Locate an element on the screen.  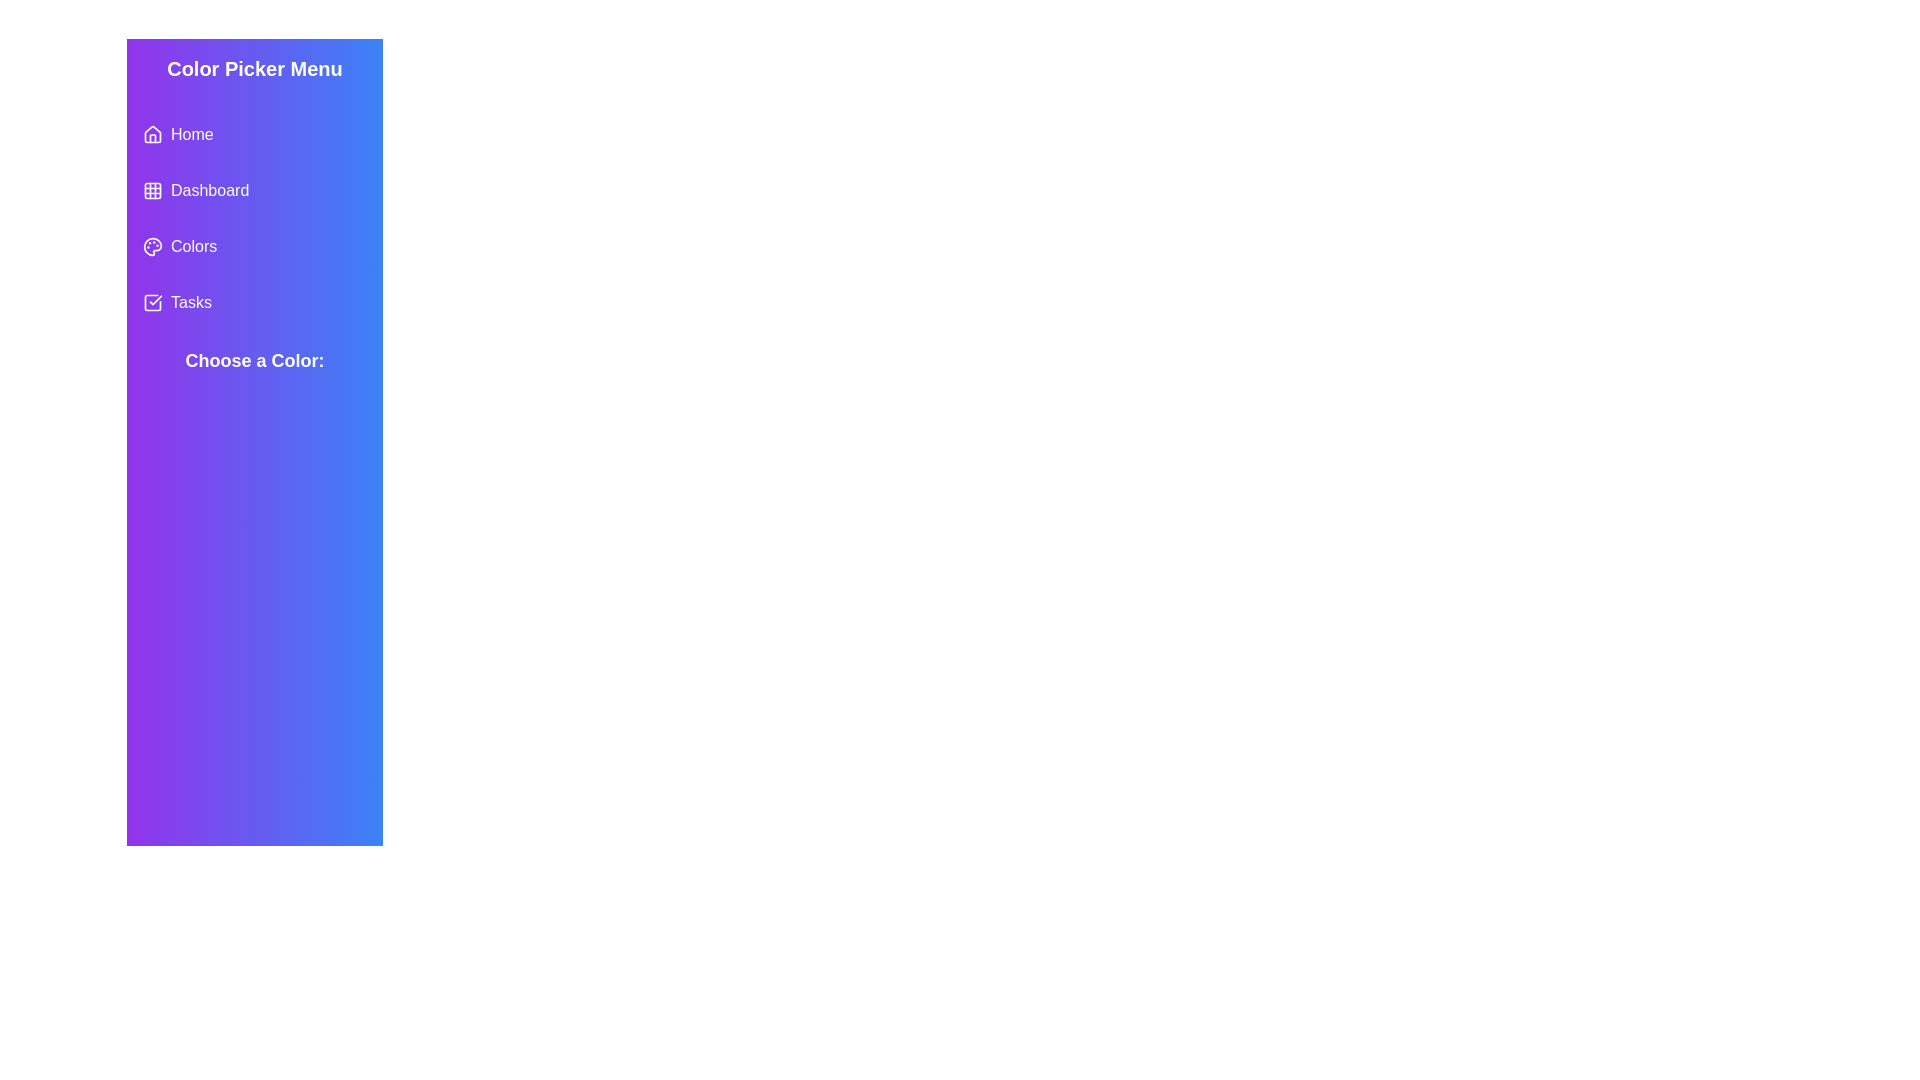
the central rectangular grid cell of the SVG-based icon to interact with the grid option is located at coordinates (152, 191).